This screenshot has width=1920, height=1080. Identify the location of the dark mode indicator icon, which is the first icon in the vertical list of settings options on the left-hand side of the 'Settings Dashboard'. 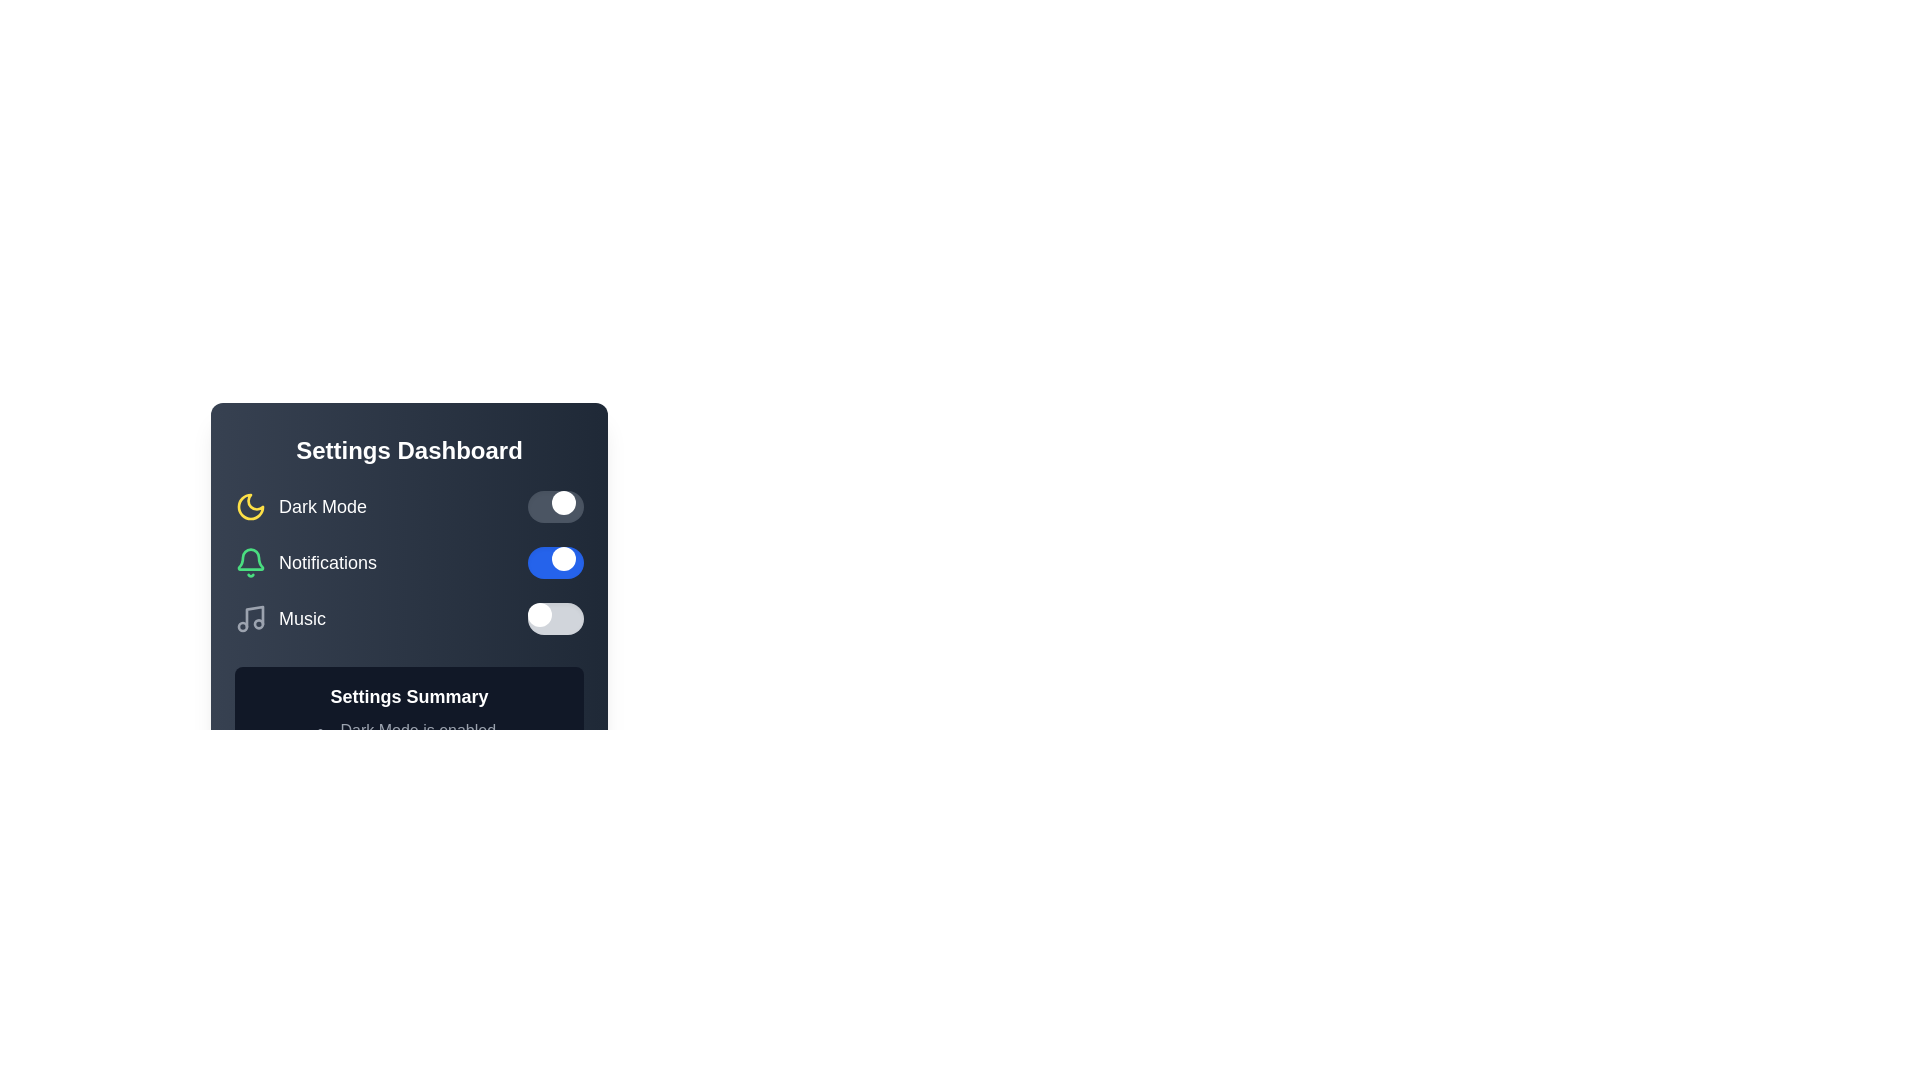
(249, 505).